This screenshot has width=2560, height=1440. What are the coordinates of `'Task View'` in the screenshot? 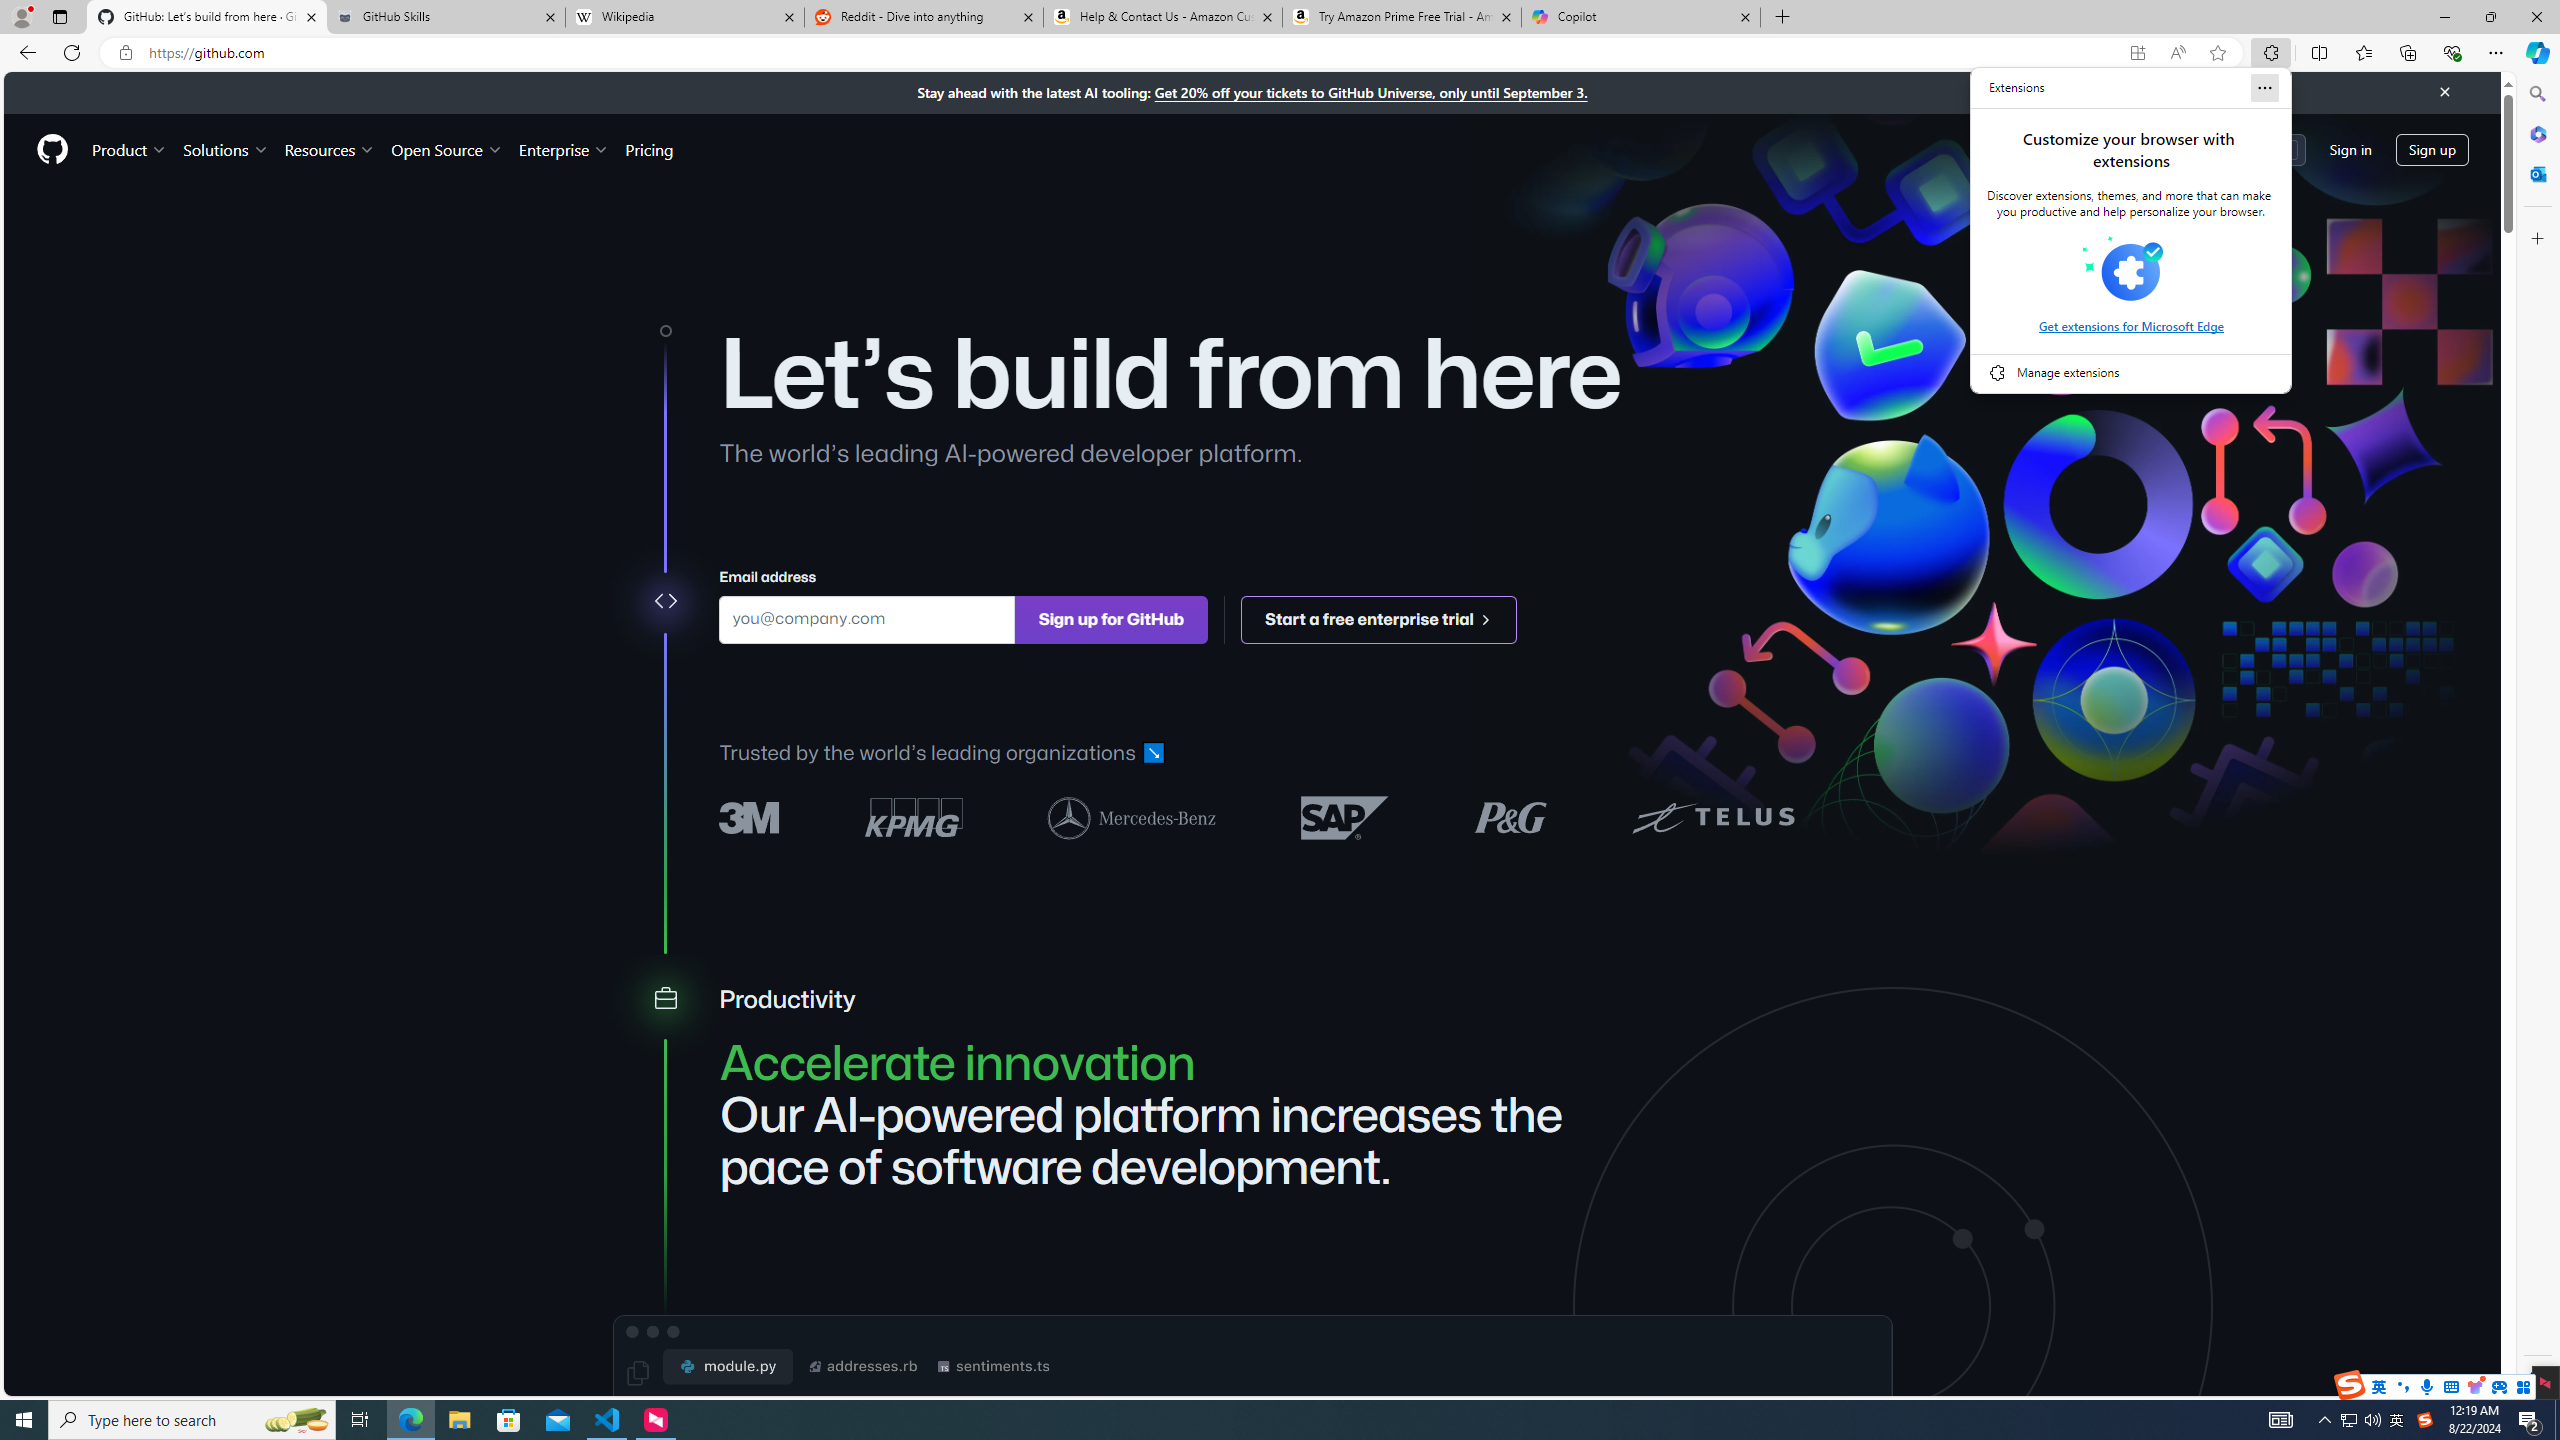 It's located at (358, 1418).